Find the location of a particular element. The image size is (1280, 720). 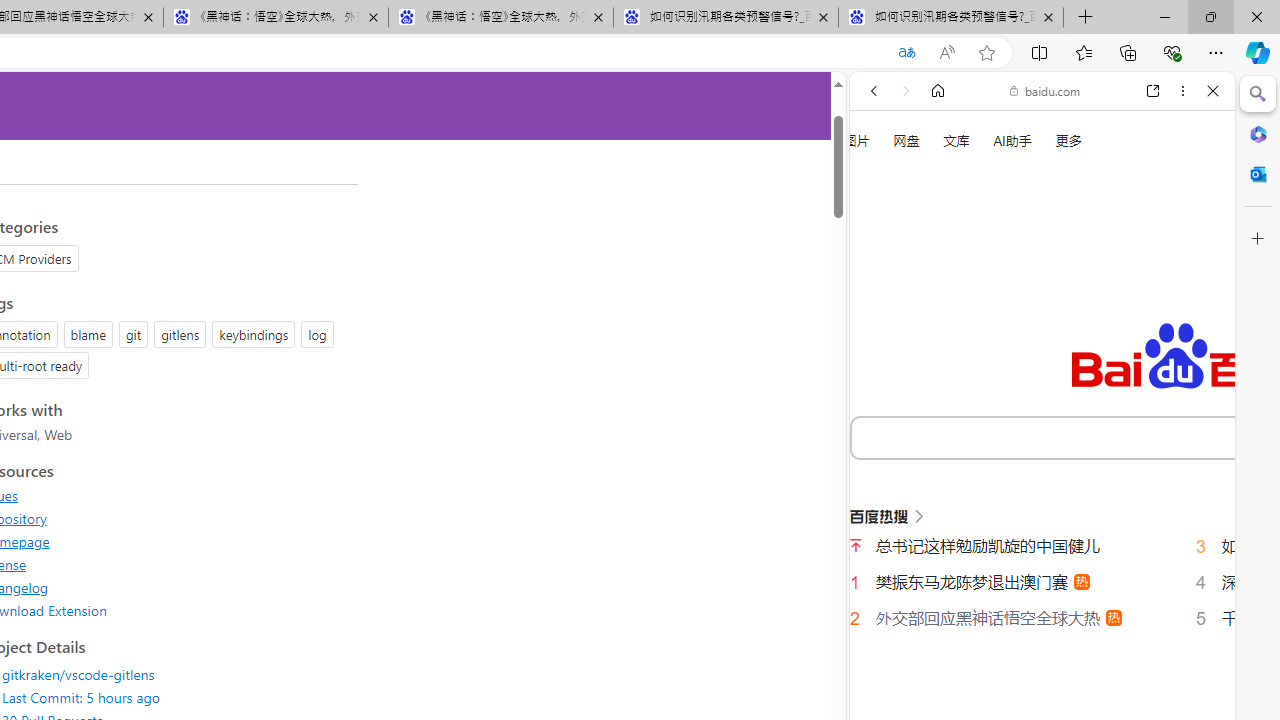

'baidu.com' is located at coordinates (1044, 91).